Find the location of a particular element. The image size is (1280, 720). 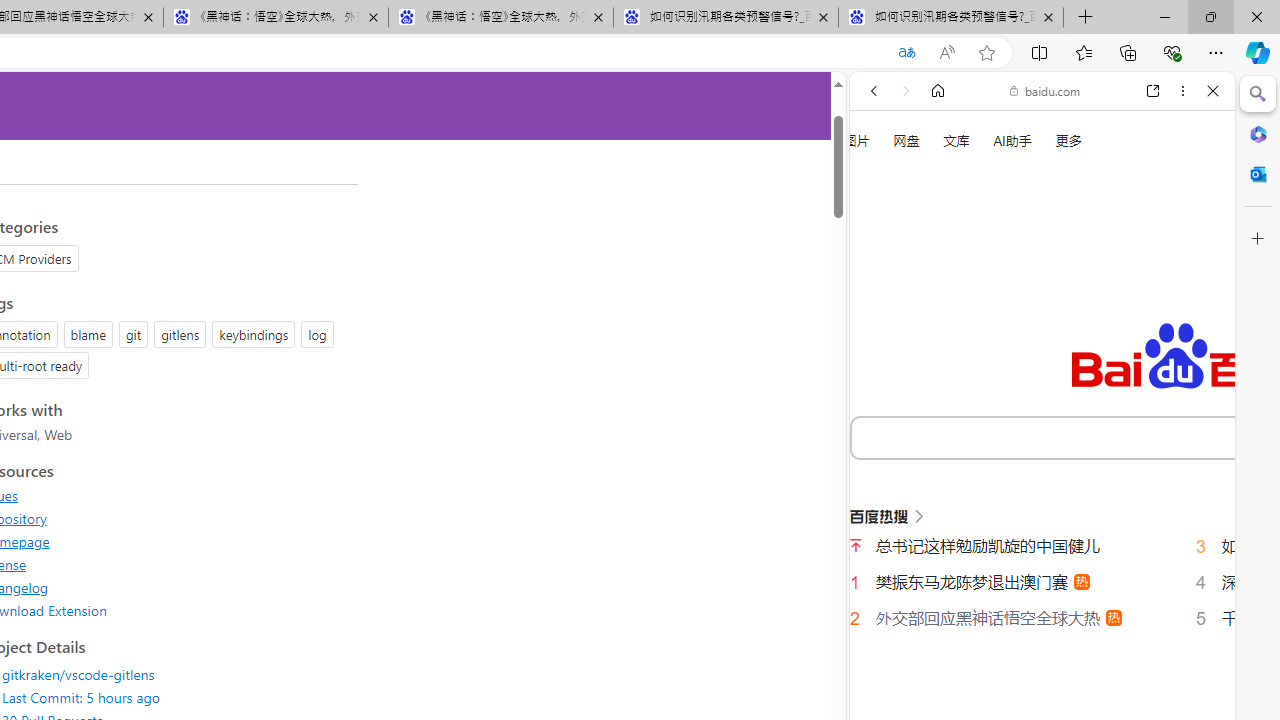

'baidu.com' is located at coordinates (1044, 91).